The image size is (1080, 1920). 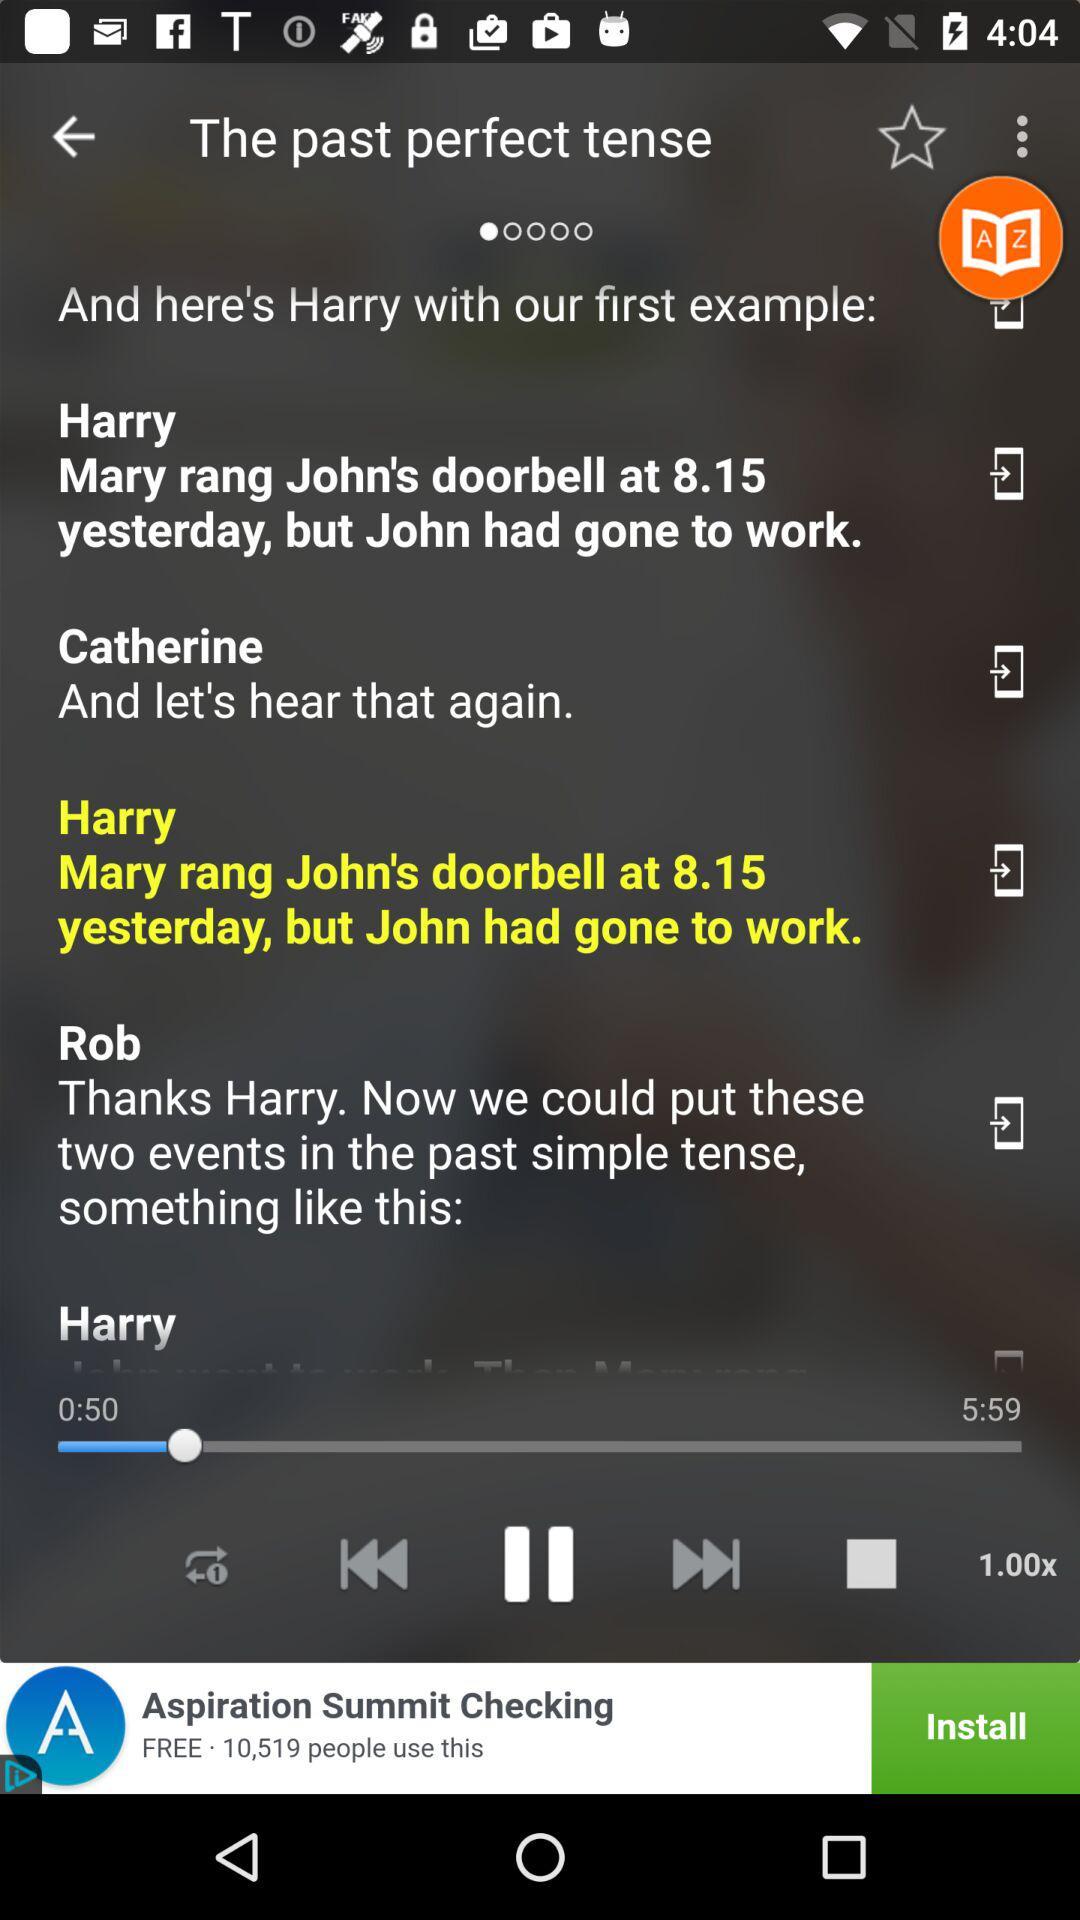 I want to click on the repeat icon, so click(x=207, y=1562).